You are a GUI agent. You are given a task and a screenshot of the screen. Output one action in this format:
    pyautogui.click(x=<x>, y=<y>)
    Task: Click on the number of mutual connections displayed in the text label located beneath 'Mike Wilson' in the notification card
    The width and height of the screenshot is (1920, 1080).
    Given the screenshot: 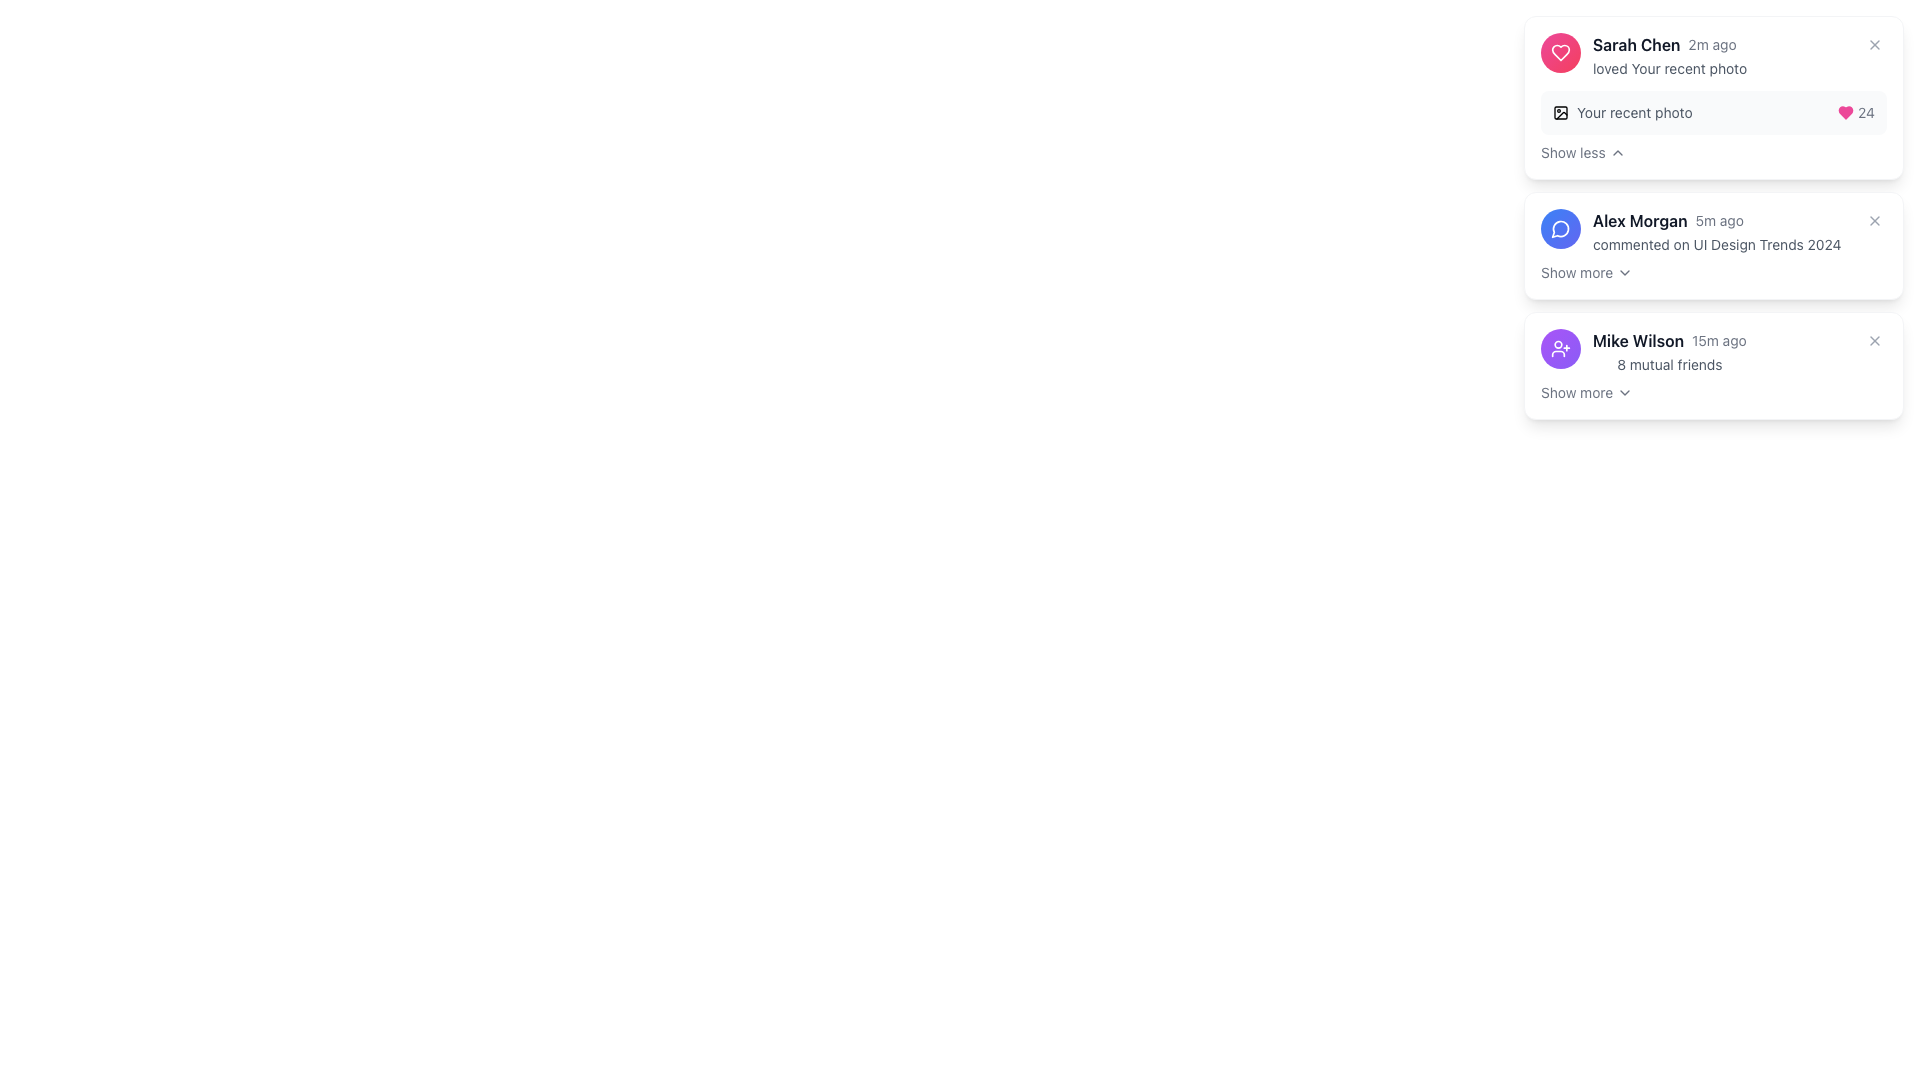 What is the action you would take?
    pyautogui.click(x=1669, y=365)
    